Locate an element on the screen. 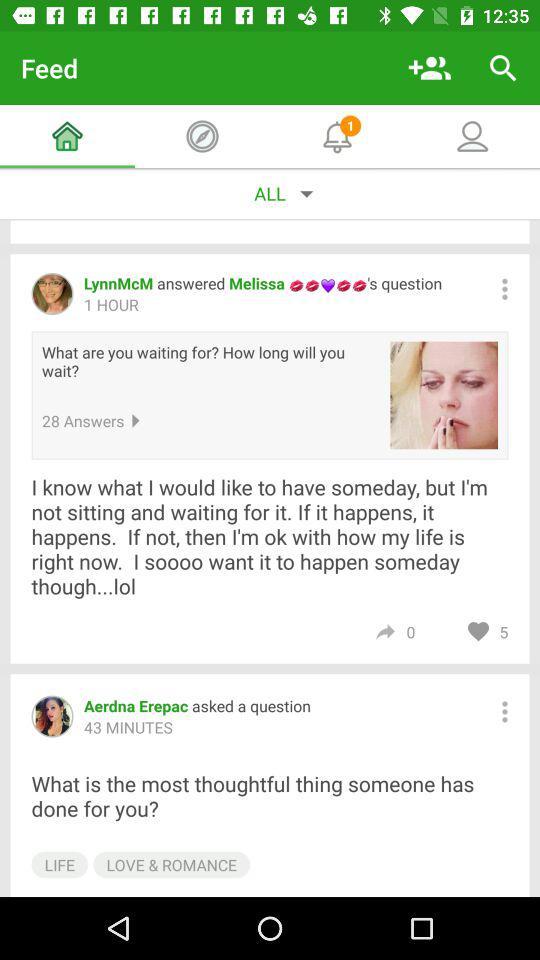 This screenshot has height=960, width=540. more options is located at coordinates (503, 711).